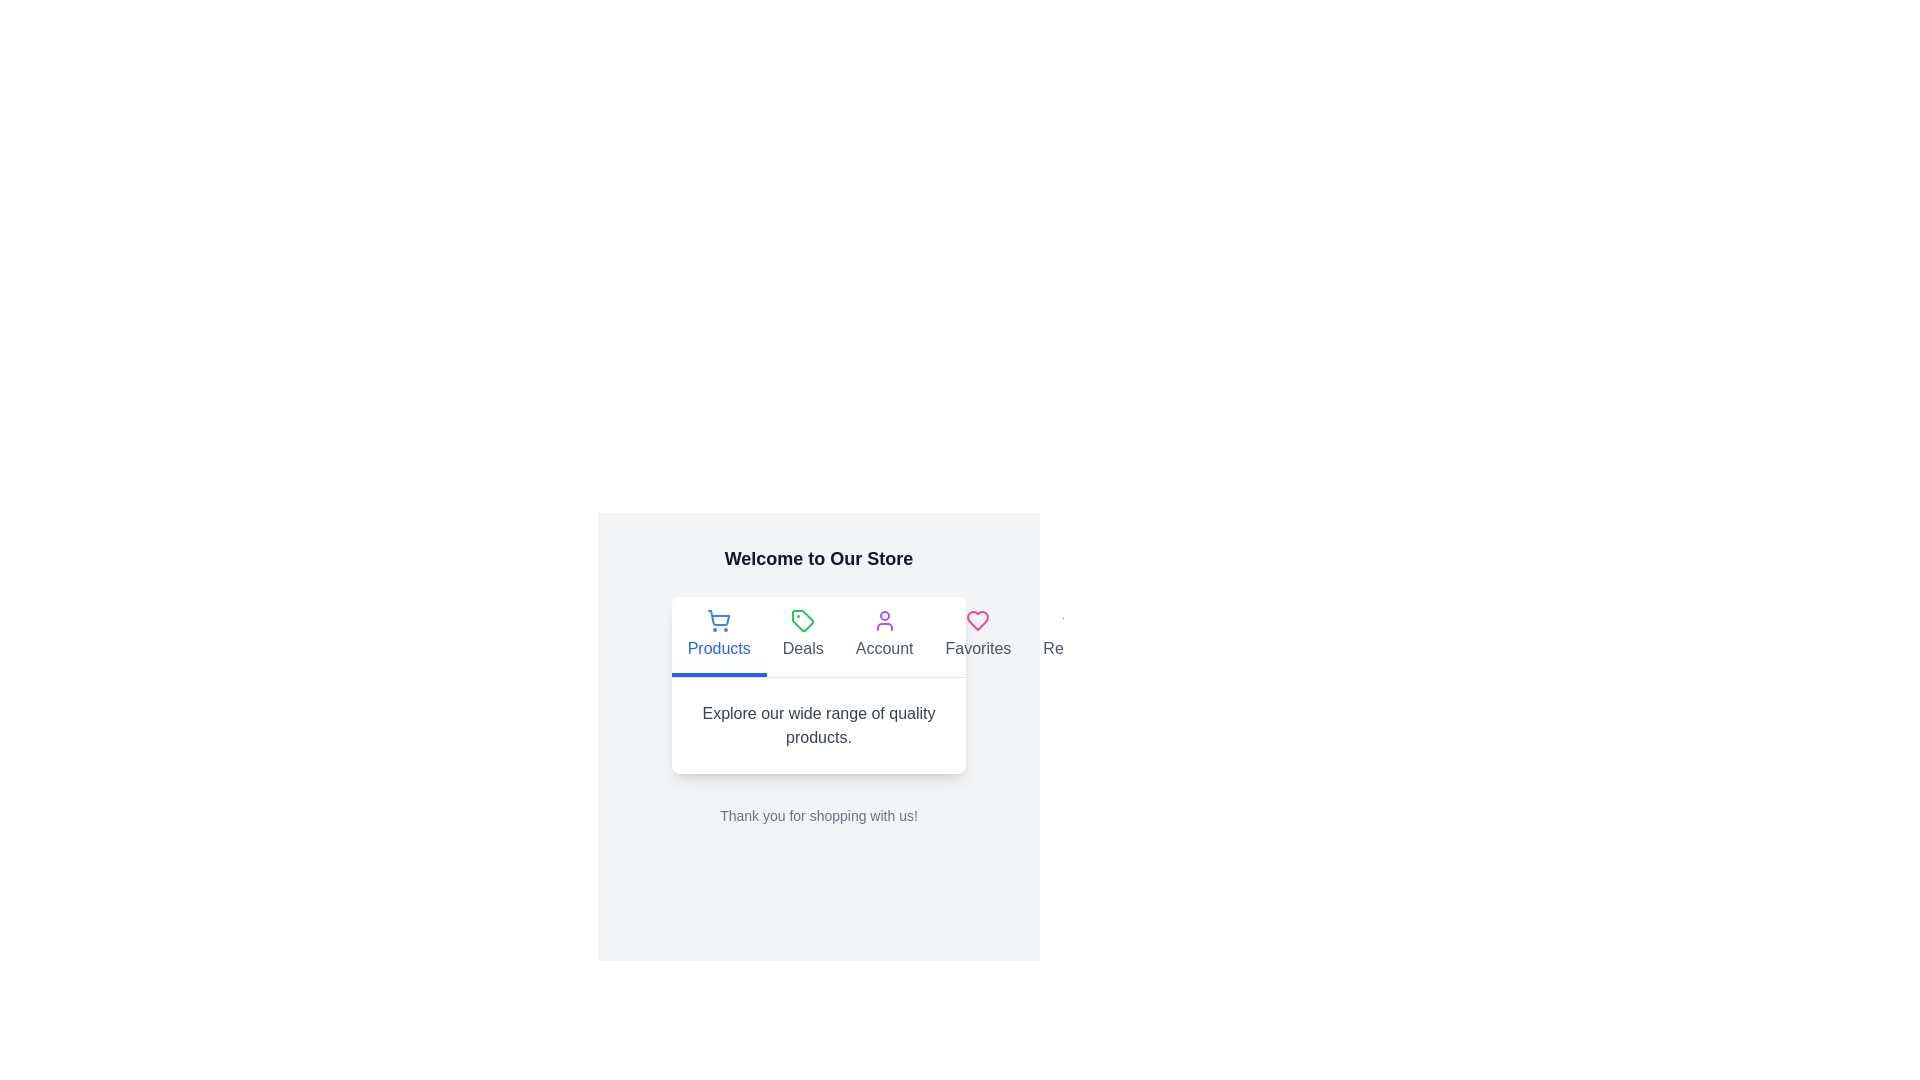 This screenshot has height=1080, width=1920. I want to click on the shopping cart icon, which is blue and located above the 'Products' label in a column layout, so click(719, 620).